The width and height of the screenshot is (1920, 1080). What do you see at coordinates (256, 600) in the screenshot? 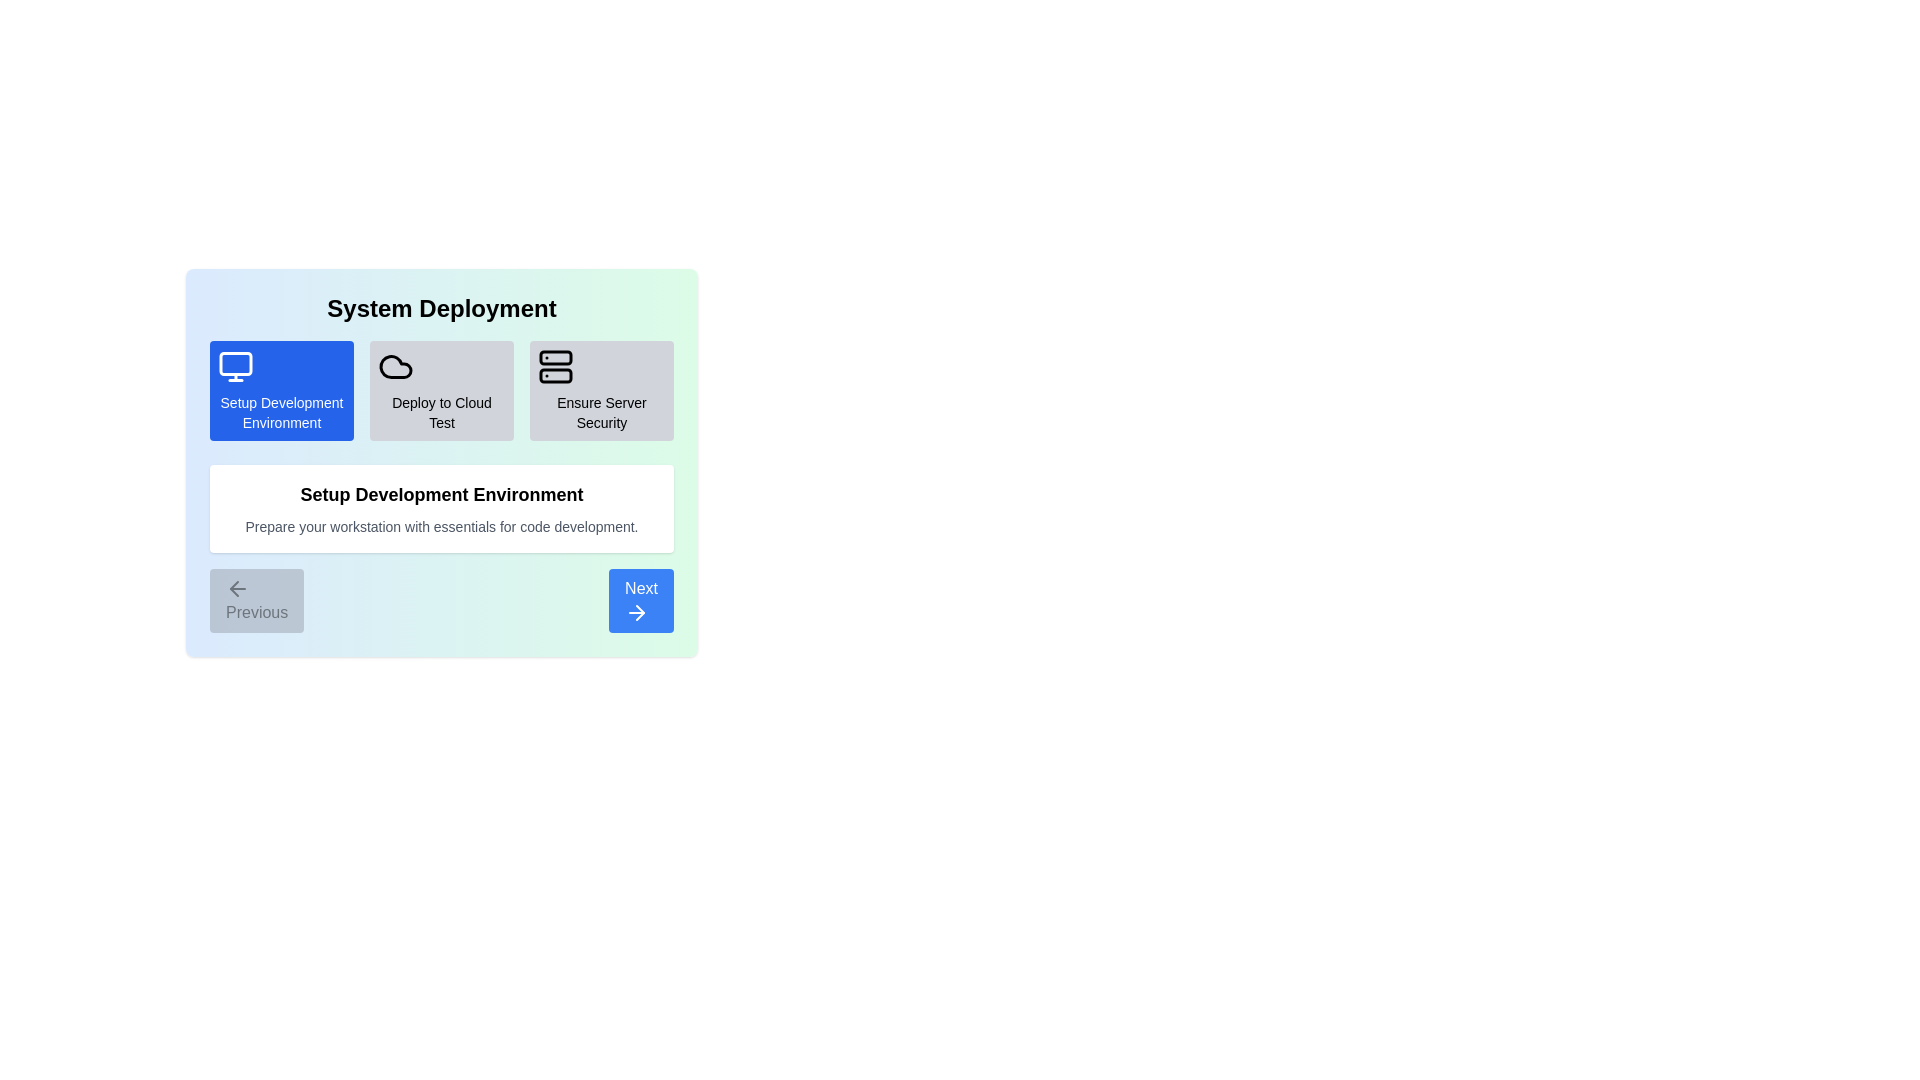
I see `the Previous button to navigate between steps` at bounding box center [256, 600].